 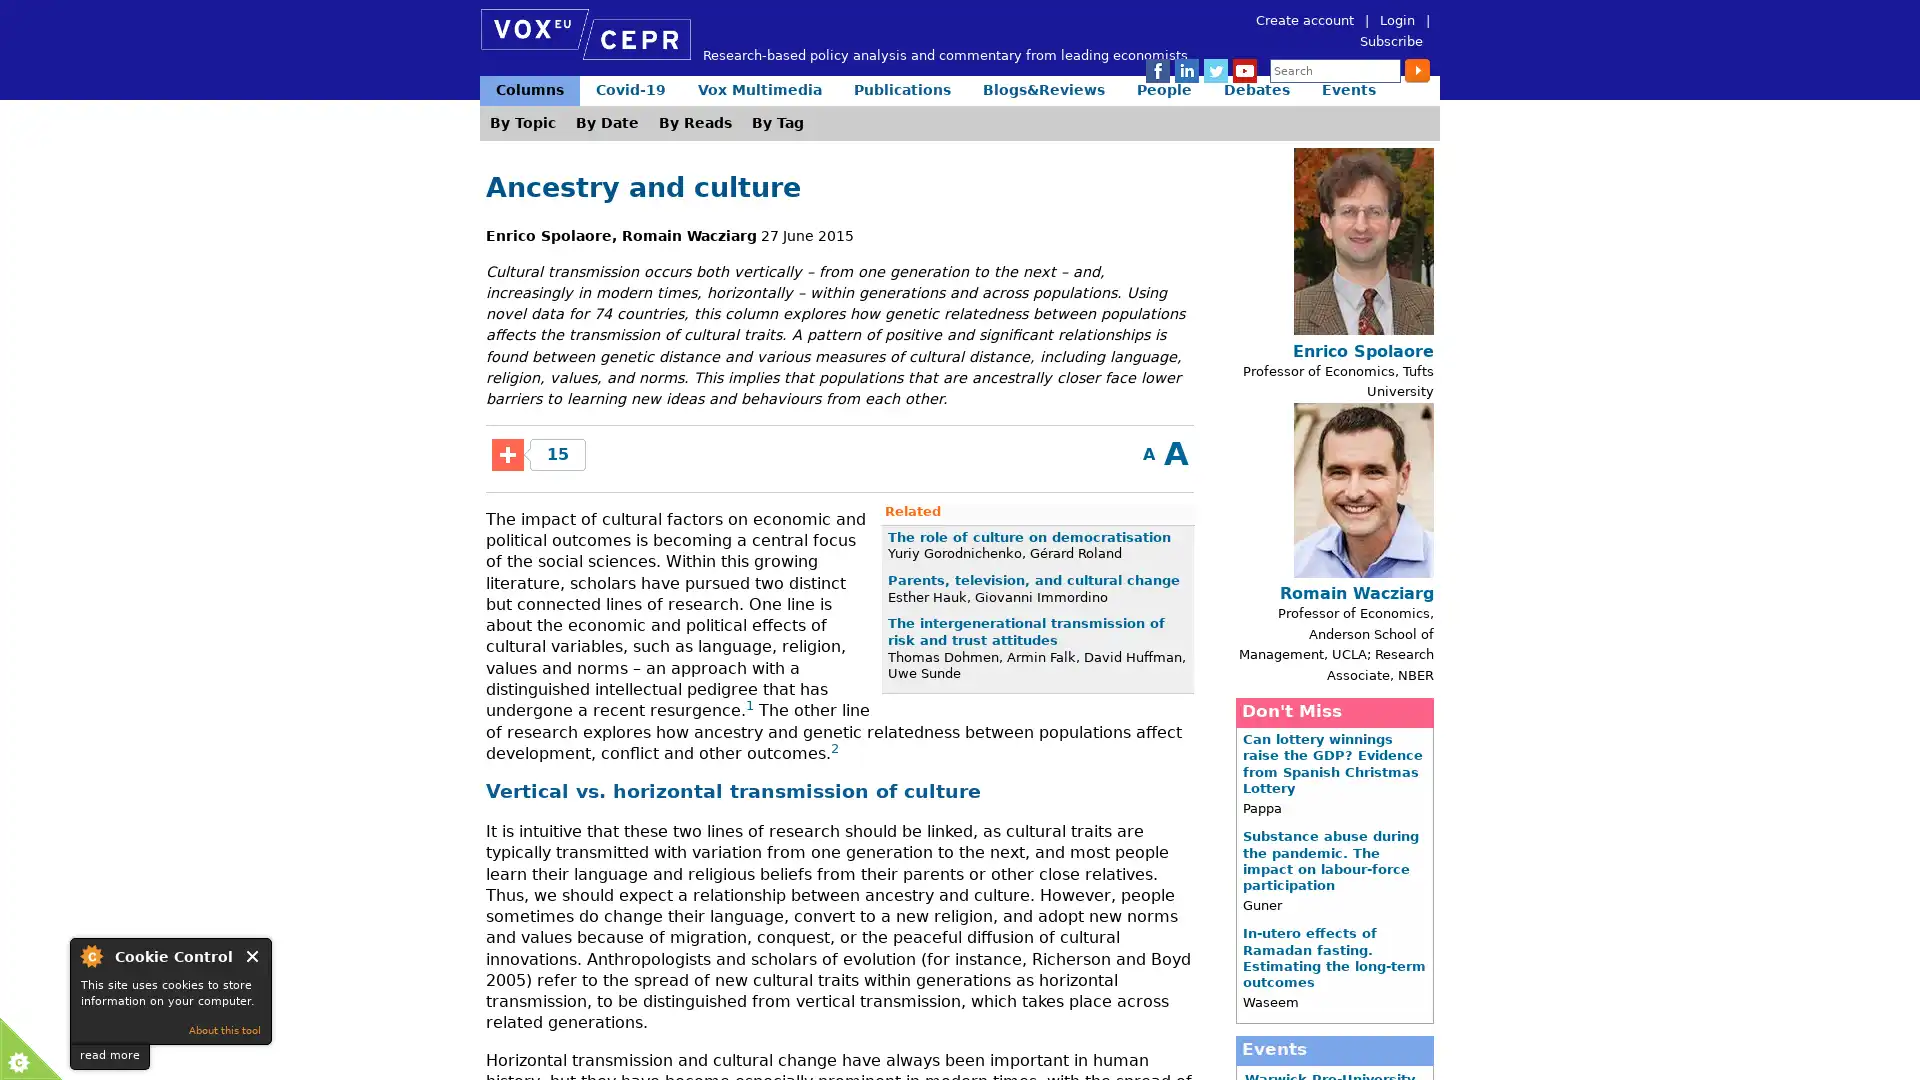 I want to click on Submit, so click(x=1416, y=68).